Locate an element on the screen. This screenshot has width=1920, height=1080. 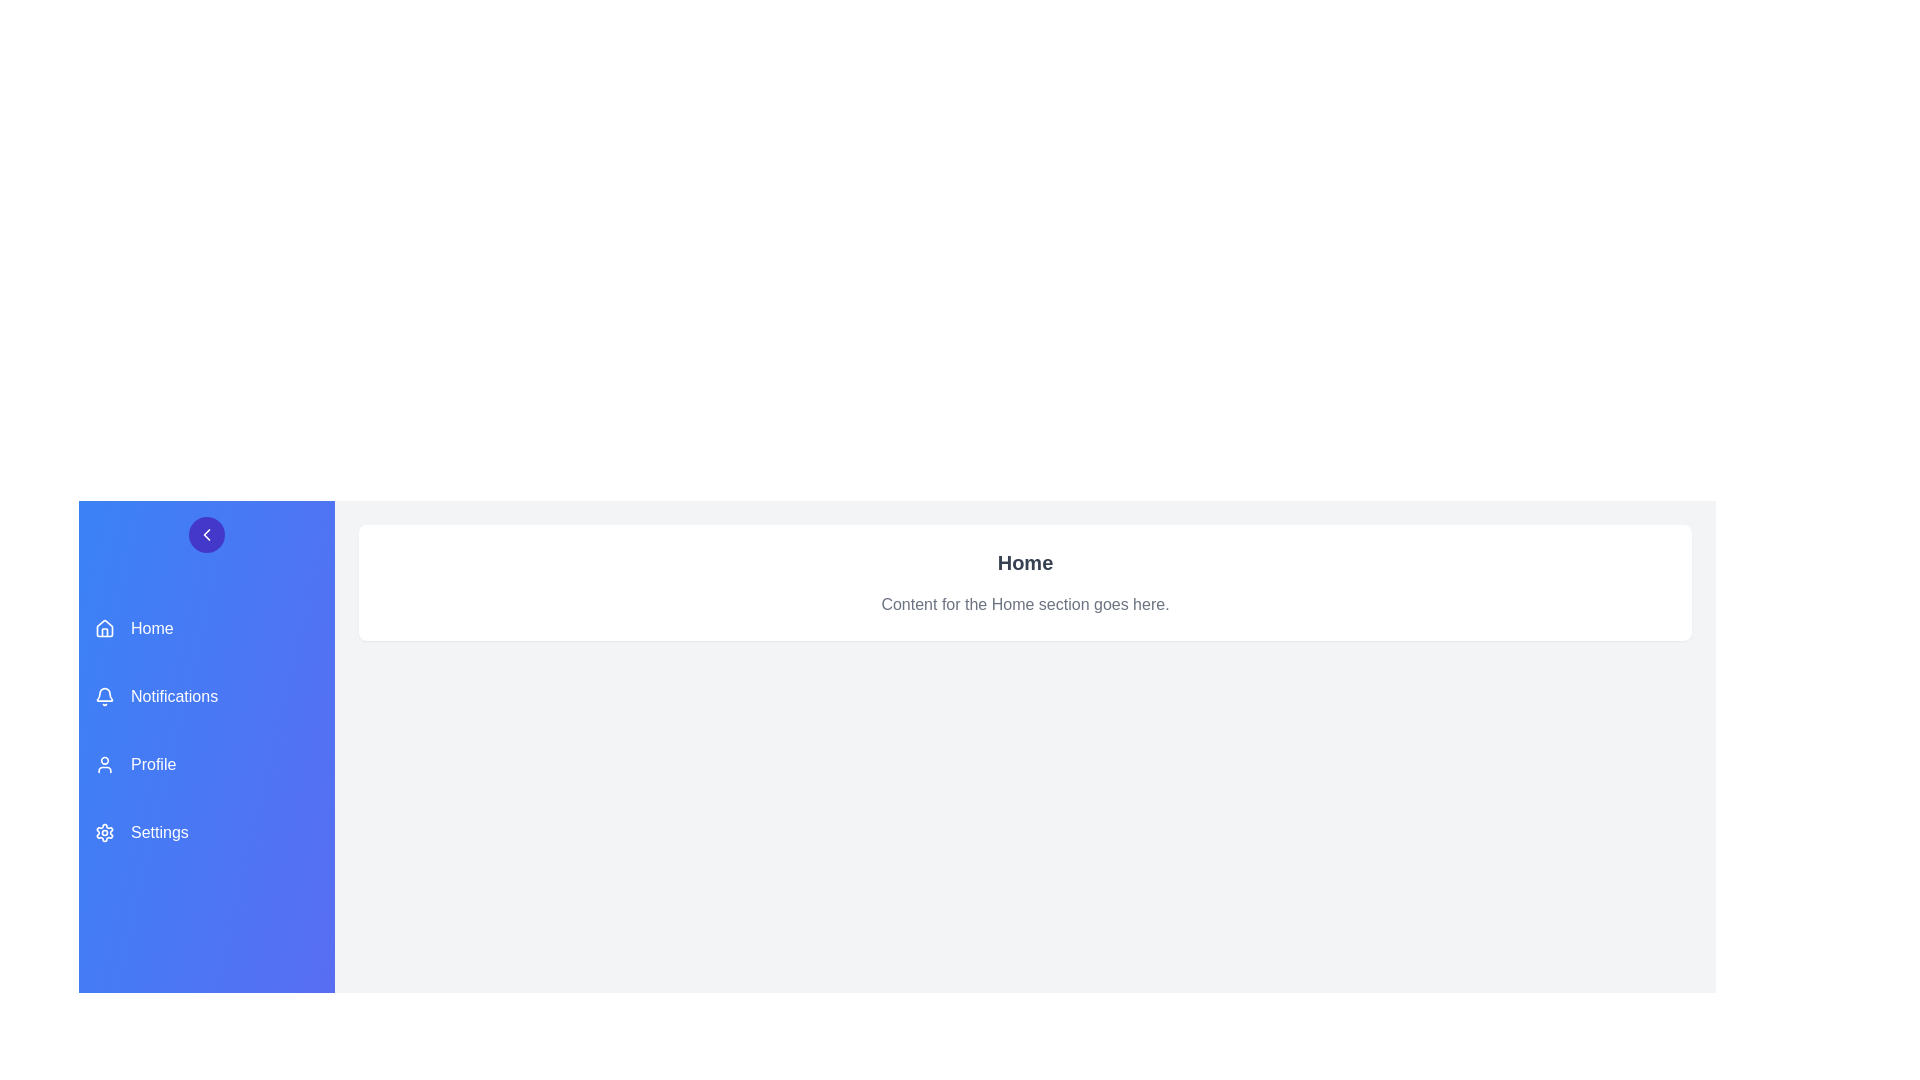
the 'Home' SVG Icon located on the vertical navigation sidebar, which is the first icon in the list above the 'Notifications' icon is located at coordinates (104, 627).